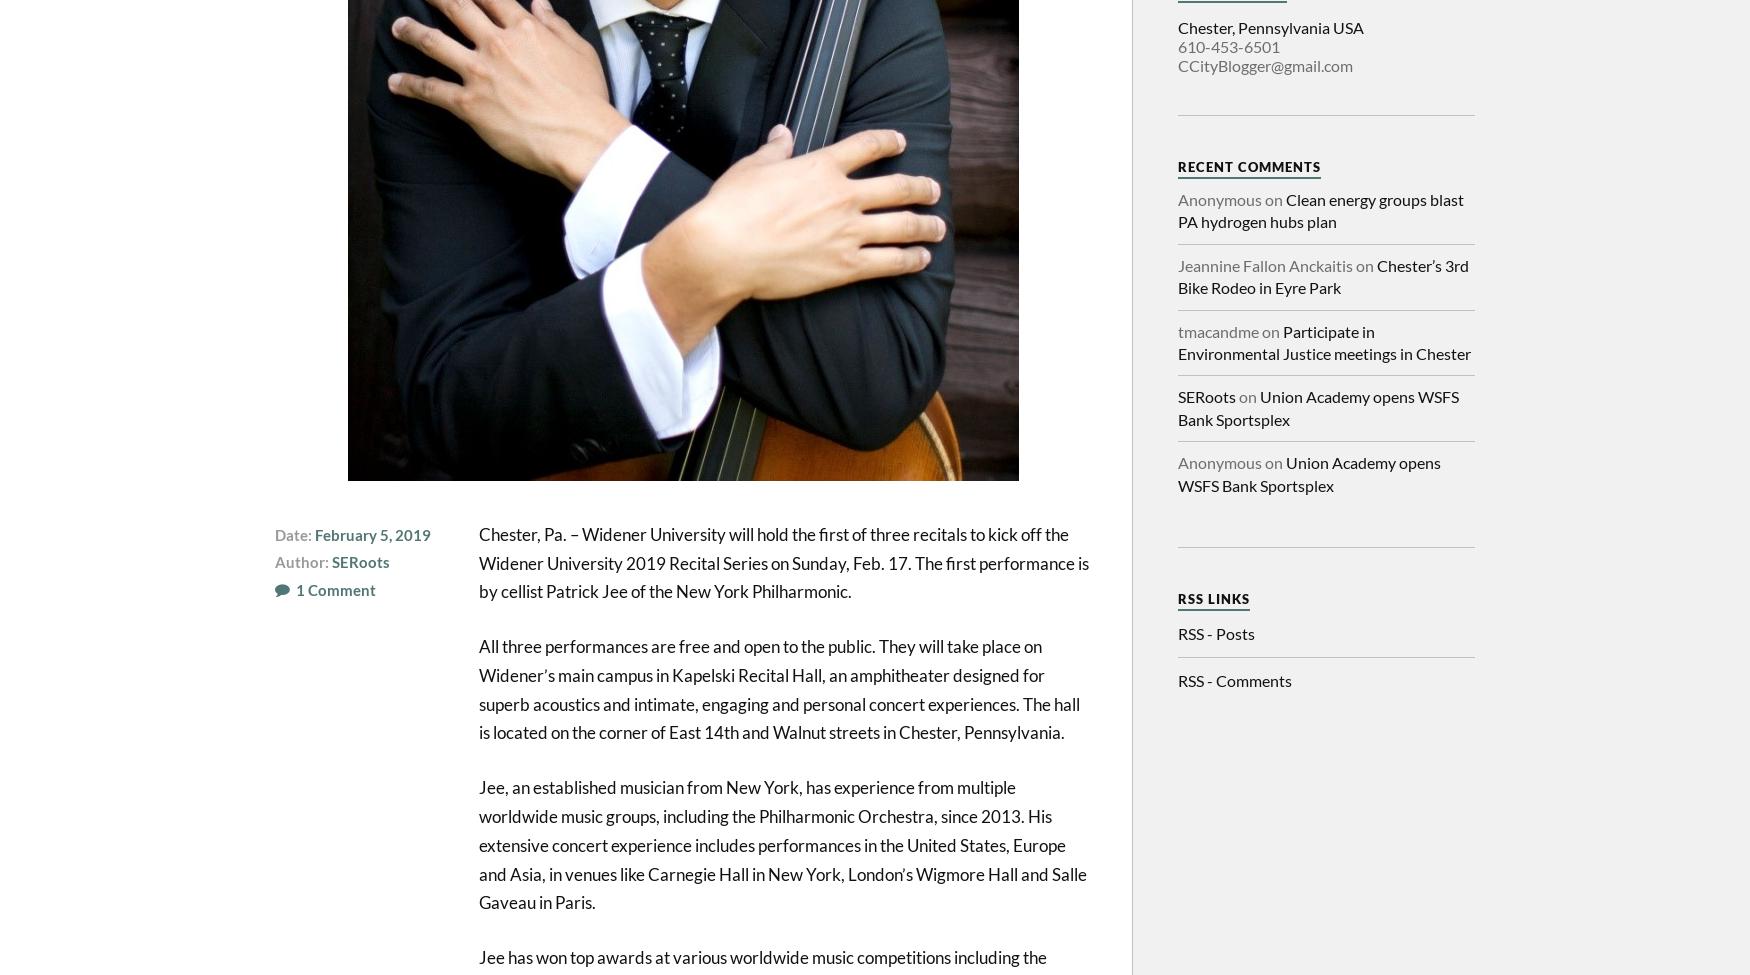 This screenshot has width=1750, height=975. I want to click on 'RSS - Comments', so click(1234, 680).